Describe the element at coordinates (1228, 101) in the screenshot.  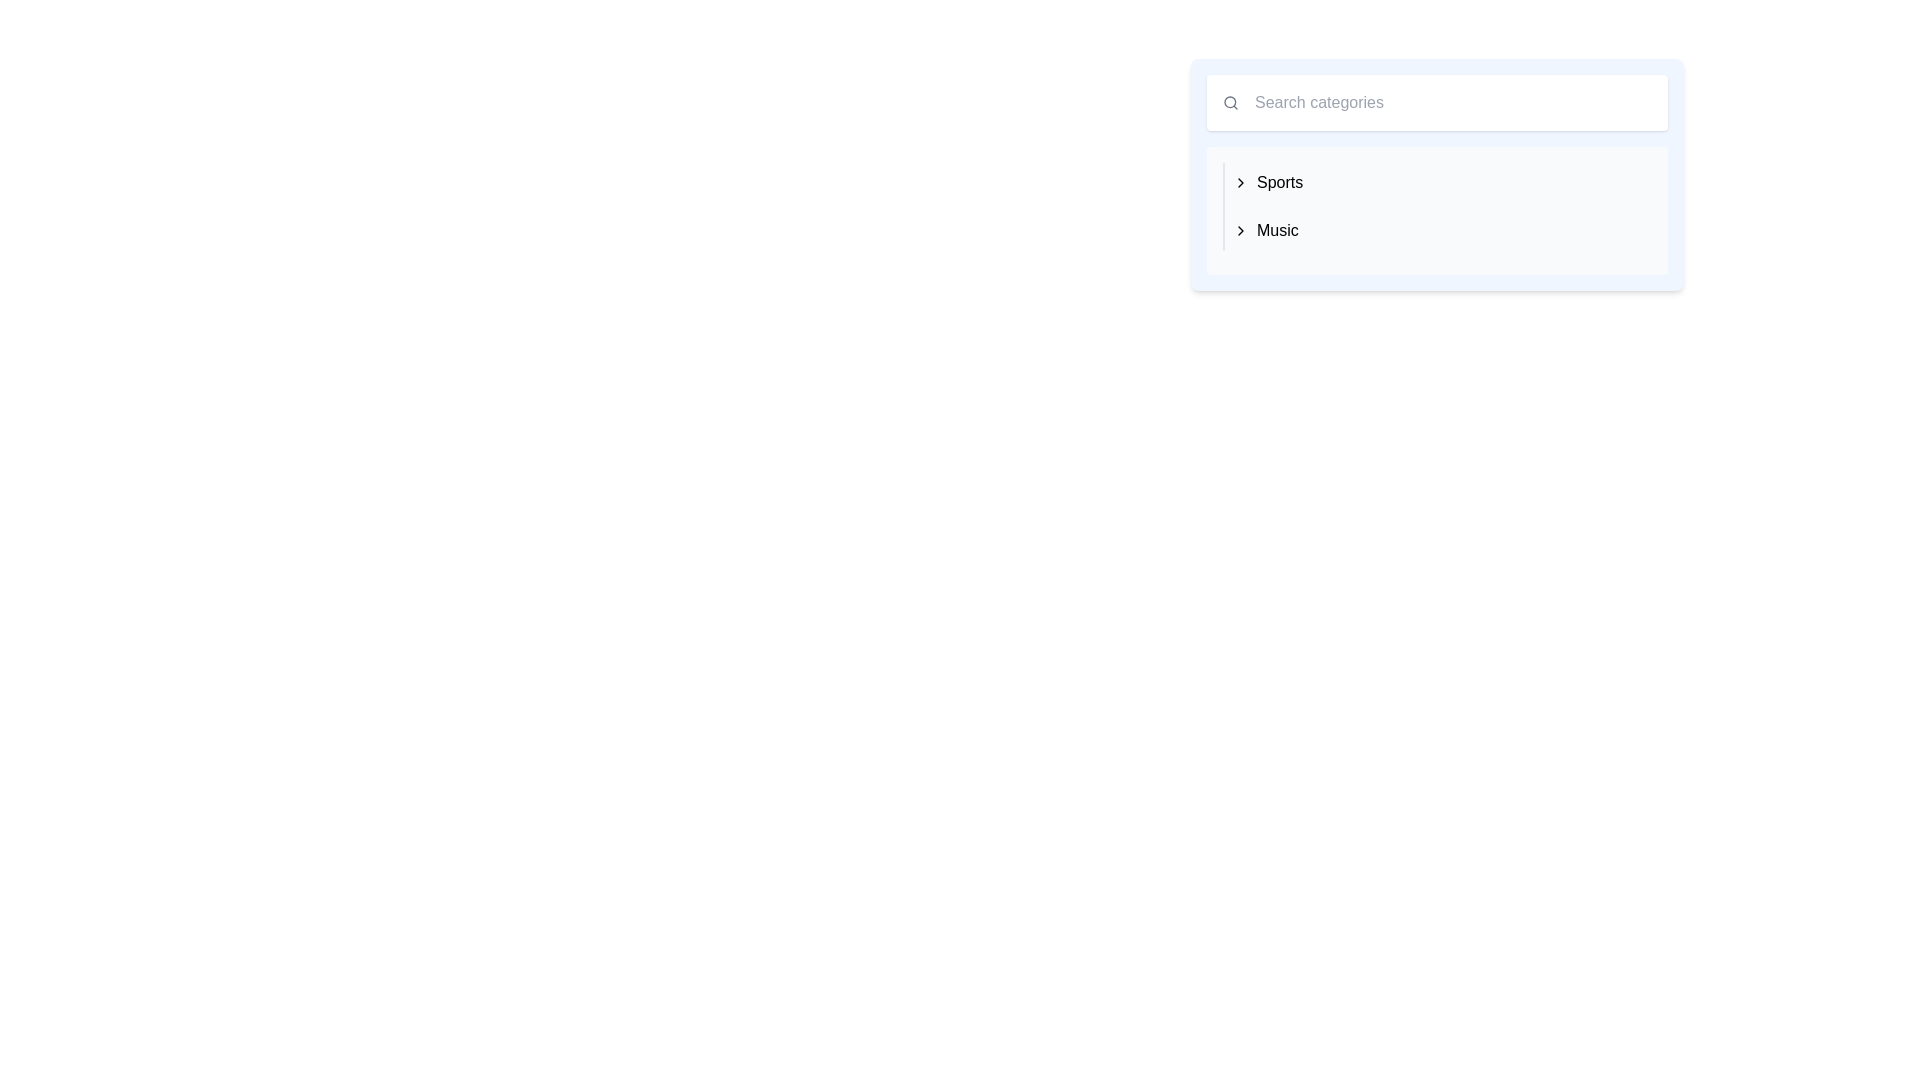
I see `the search icon by clicking the SVG circle that represents the lens part of the magnifying glass, located at the center of the icon` at that location.